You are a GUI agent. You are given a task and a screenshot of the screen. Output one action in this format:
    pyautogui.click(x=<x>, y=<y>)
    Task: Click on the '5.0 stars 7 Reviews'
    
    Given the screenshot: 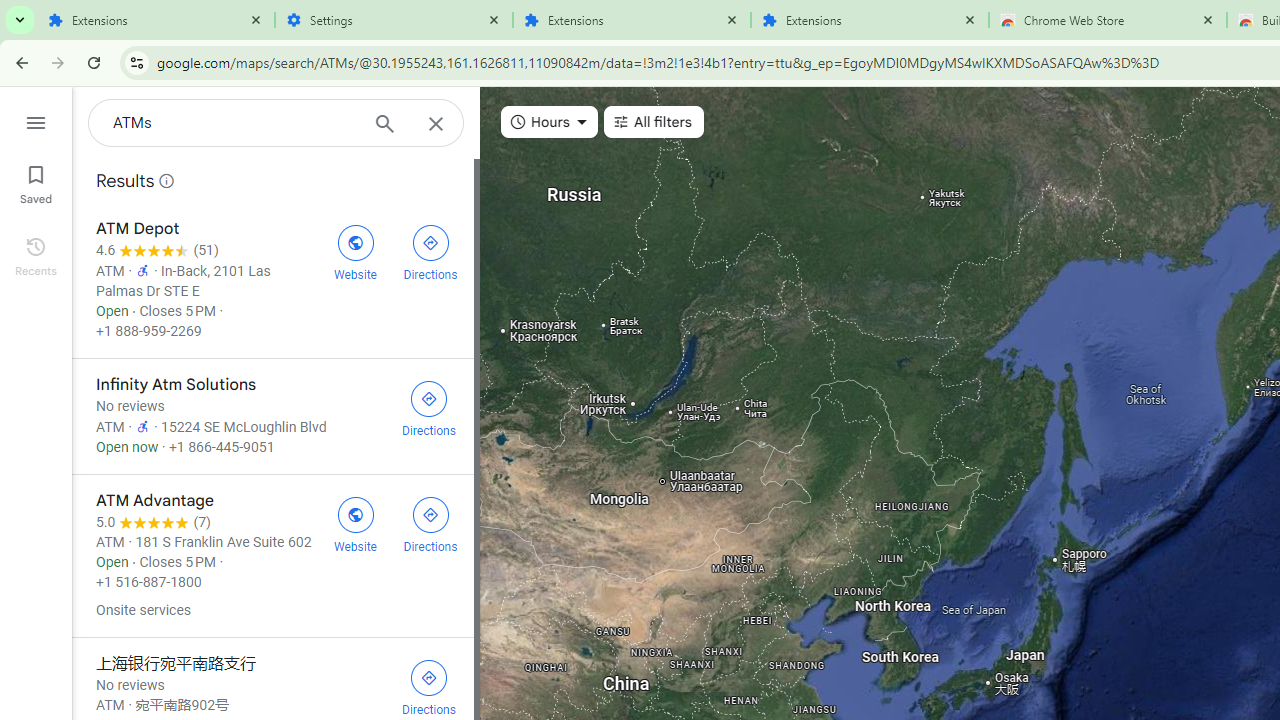 What is the action you would take?
    pyautogui.click(x=152, y=521)
    